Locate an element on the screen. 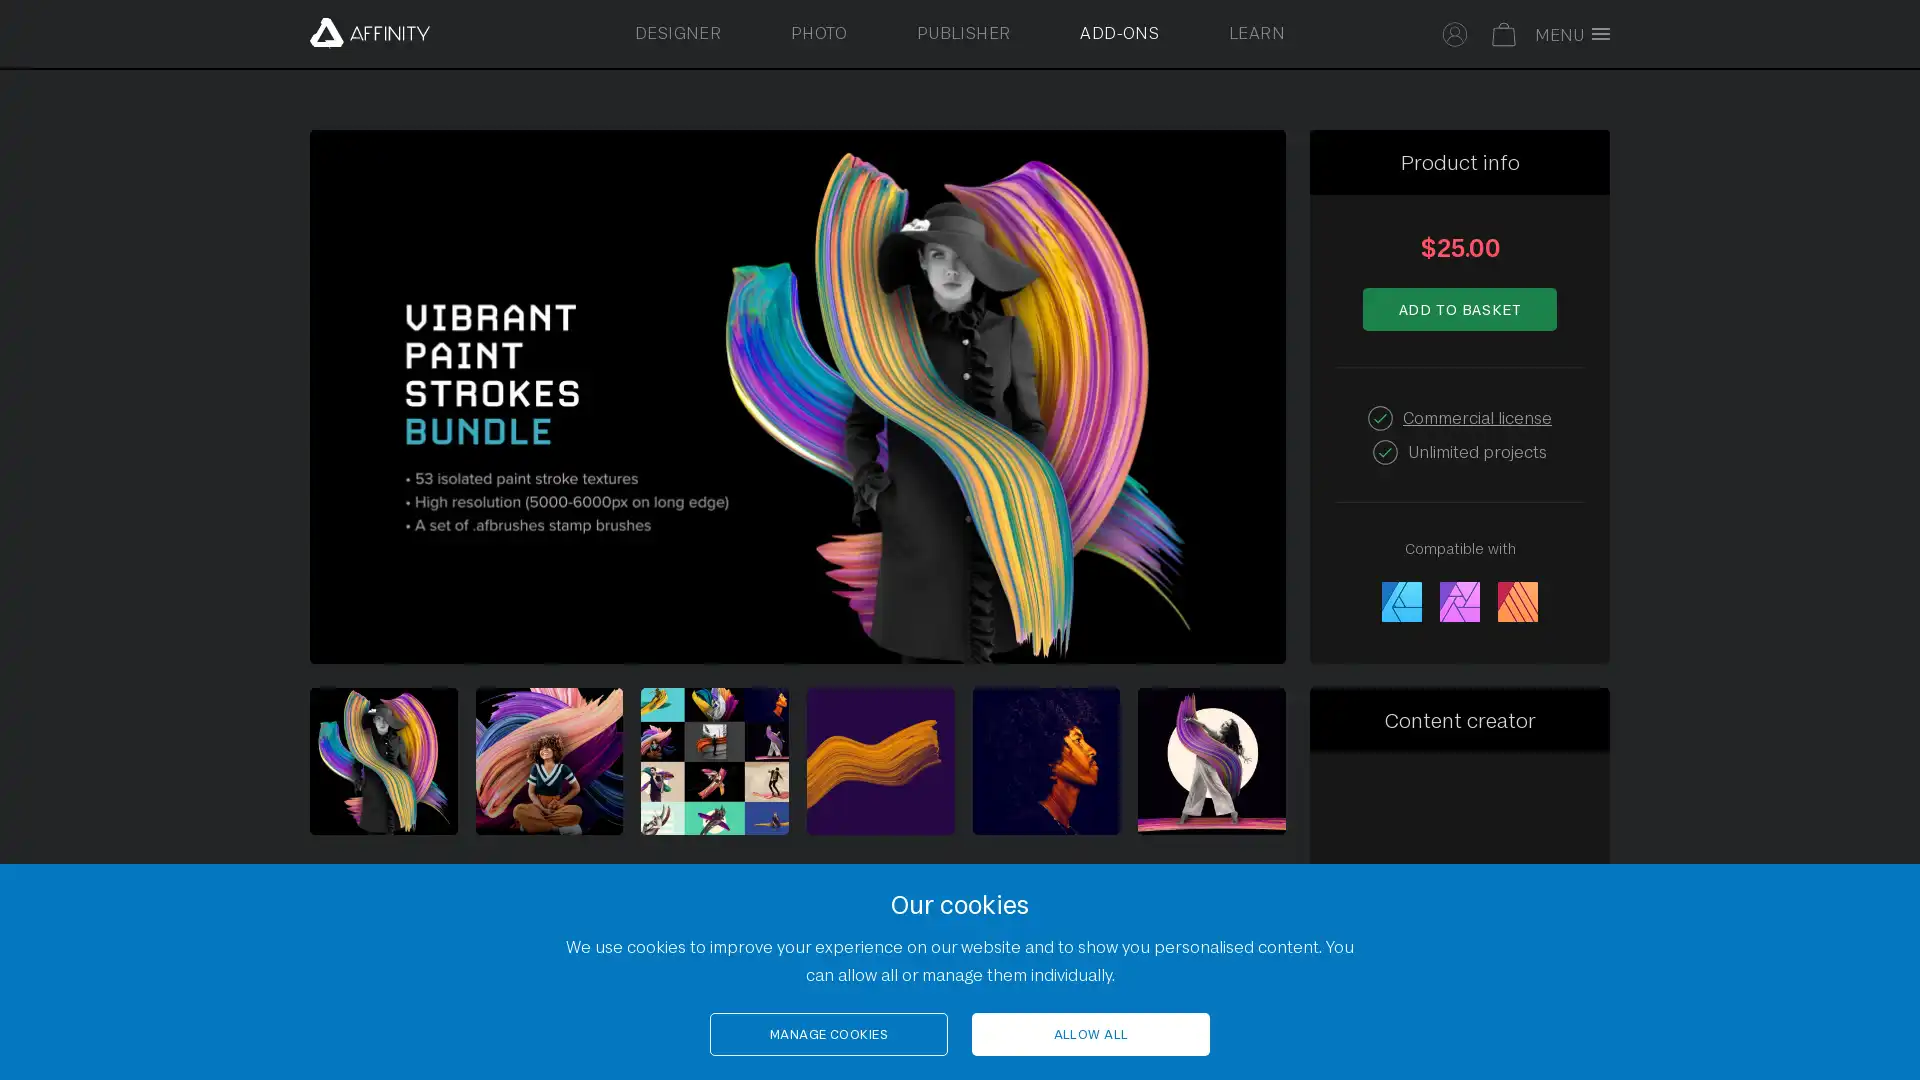 The height and width of the screenshot is (1080, 1920). Toggle full screen menu is located at coordinates (1577, 34).